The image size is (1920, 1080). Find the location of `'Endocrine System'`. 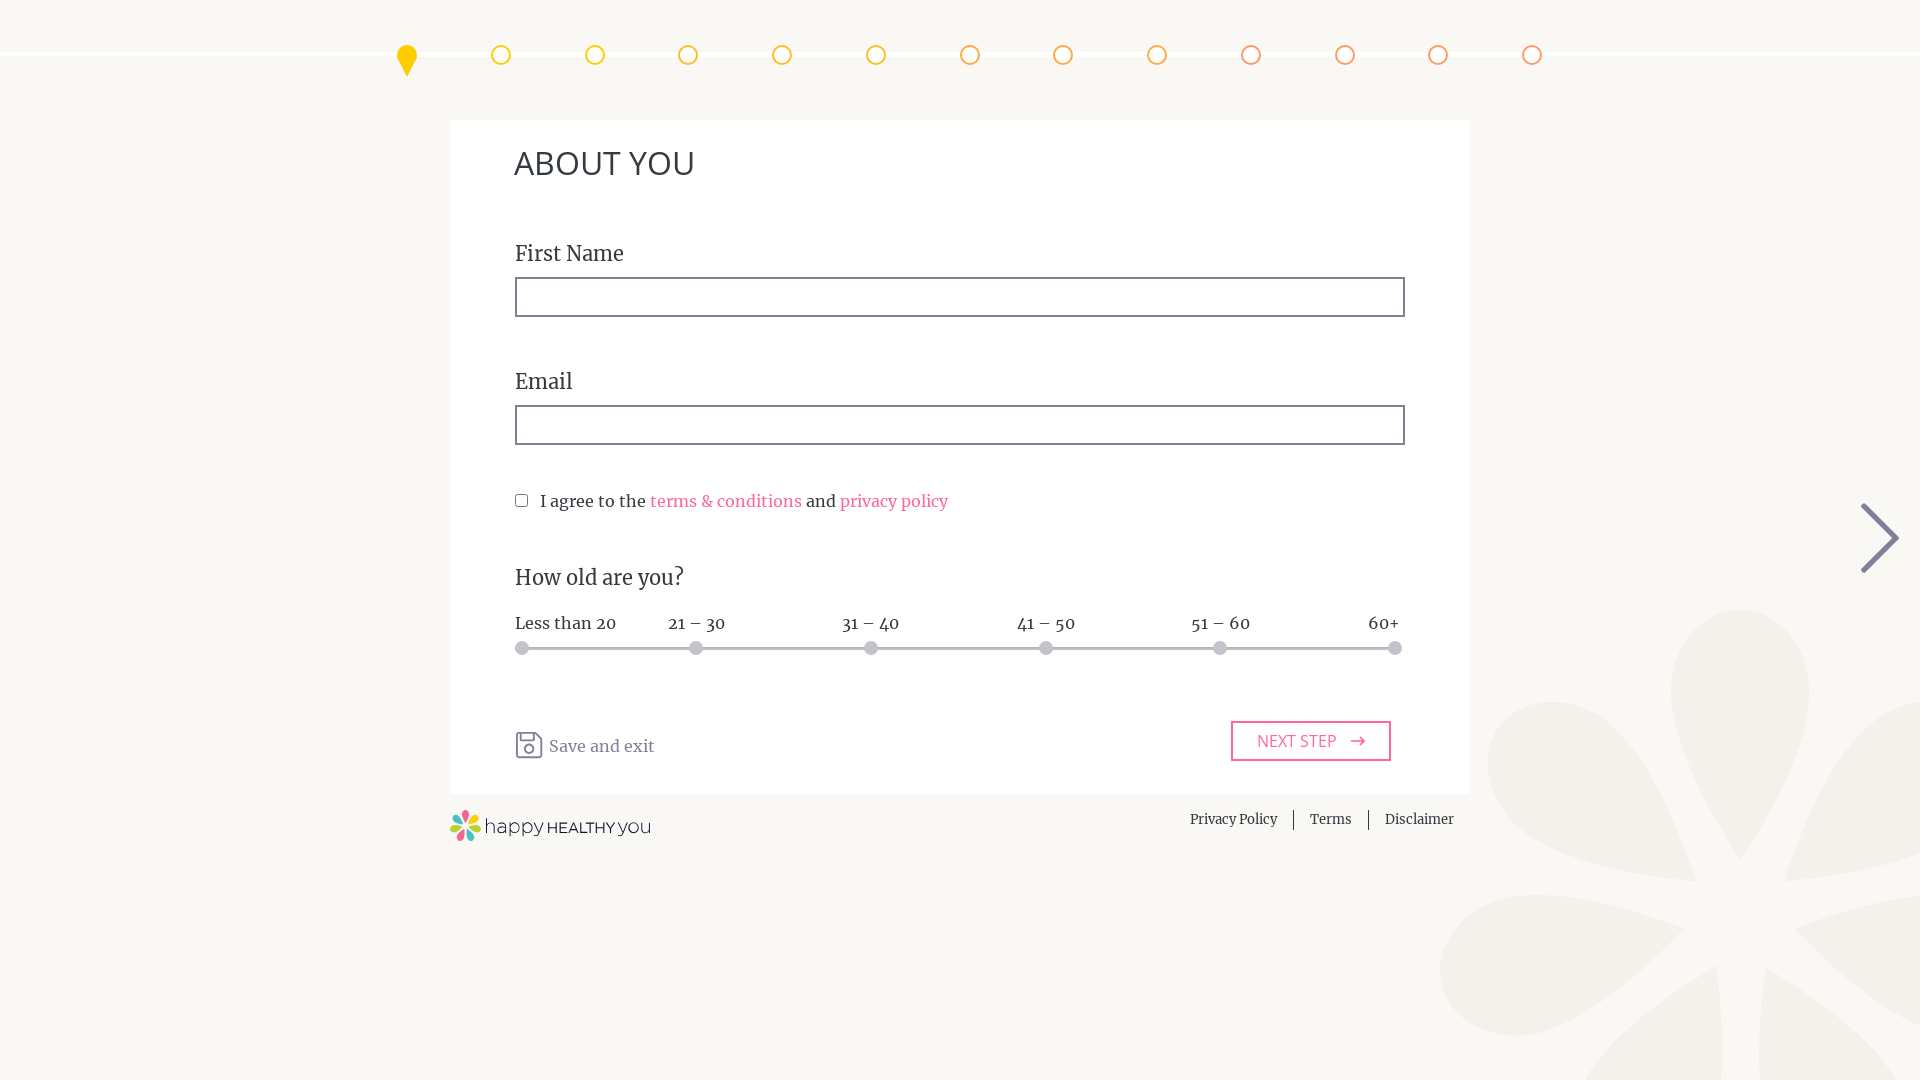

'Endocrine System' is located at coordinates (687, 53).